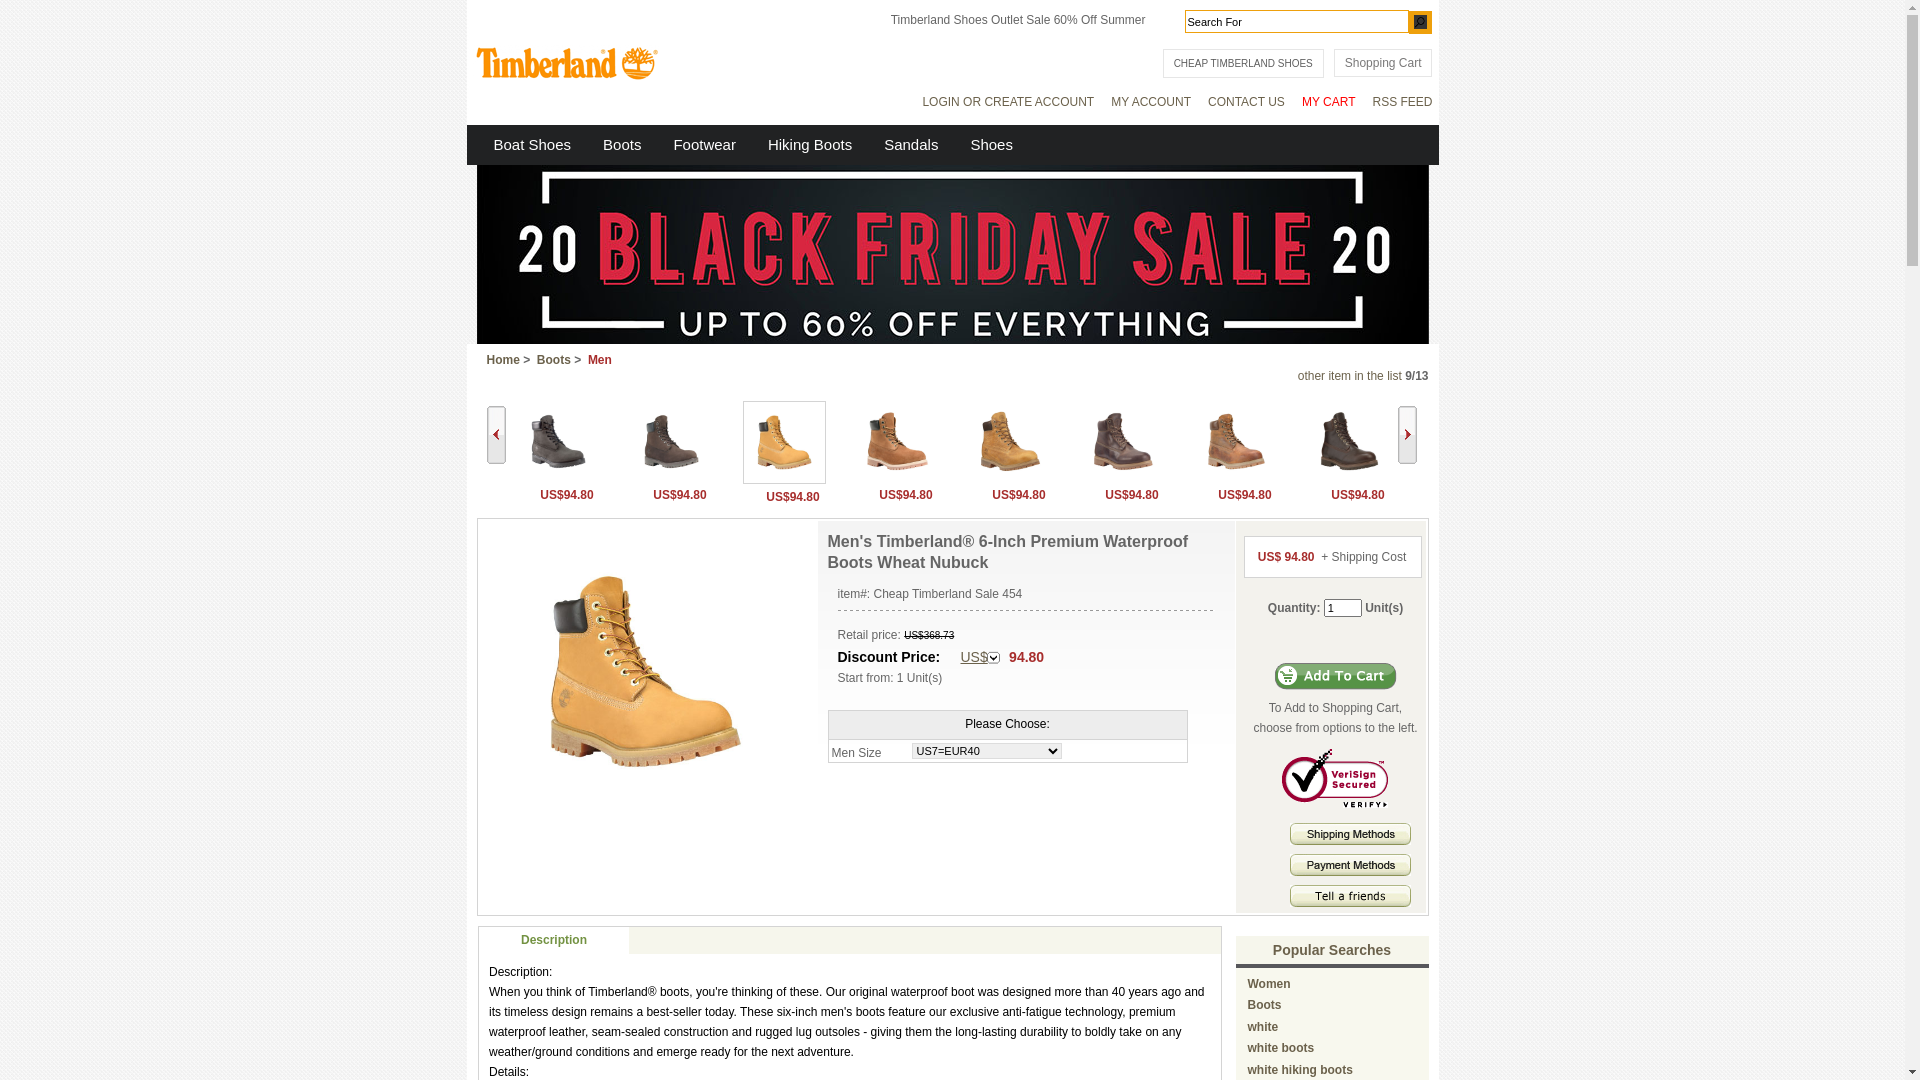 The height and width of the screenshot is (1080, 1920). Describe the element at coordinates (657, 142) in the screenshot. I see `'Footwear'` at that location.